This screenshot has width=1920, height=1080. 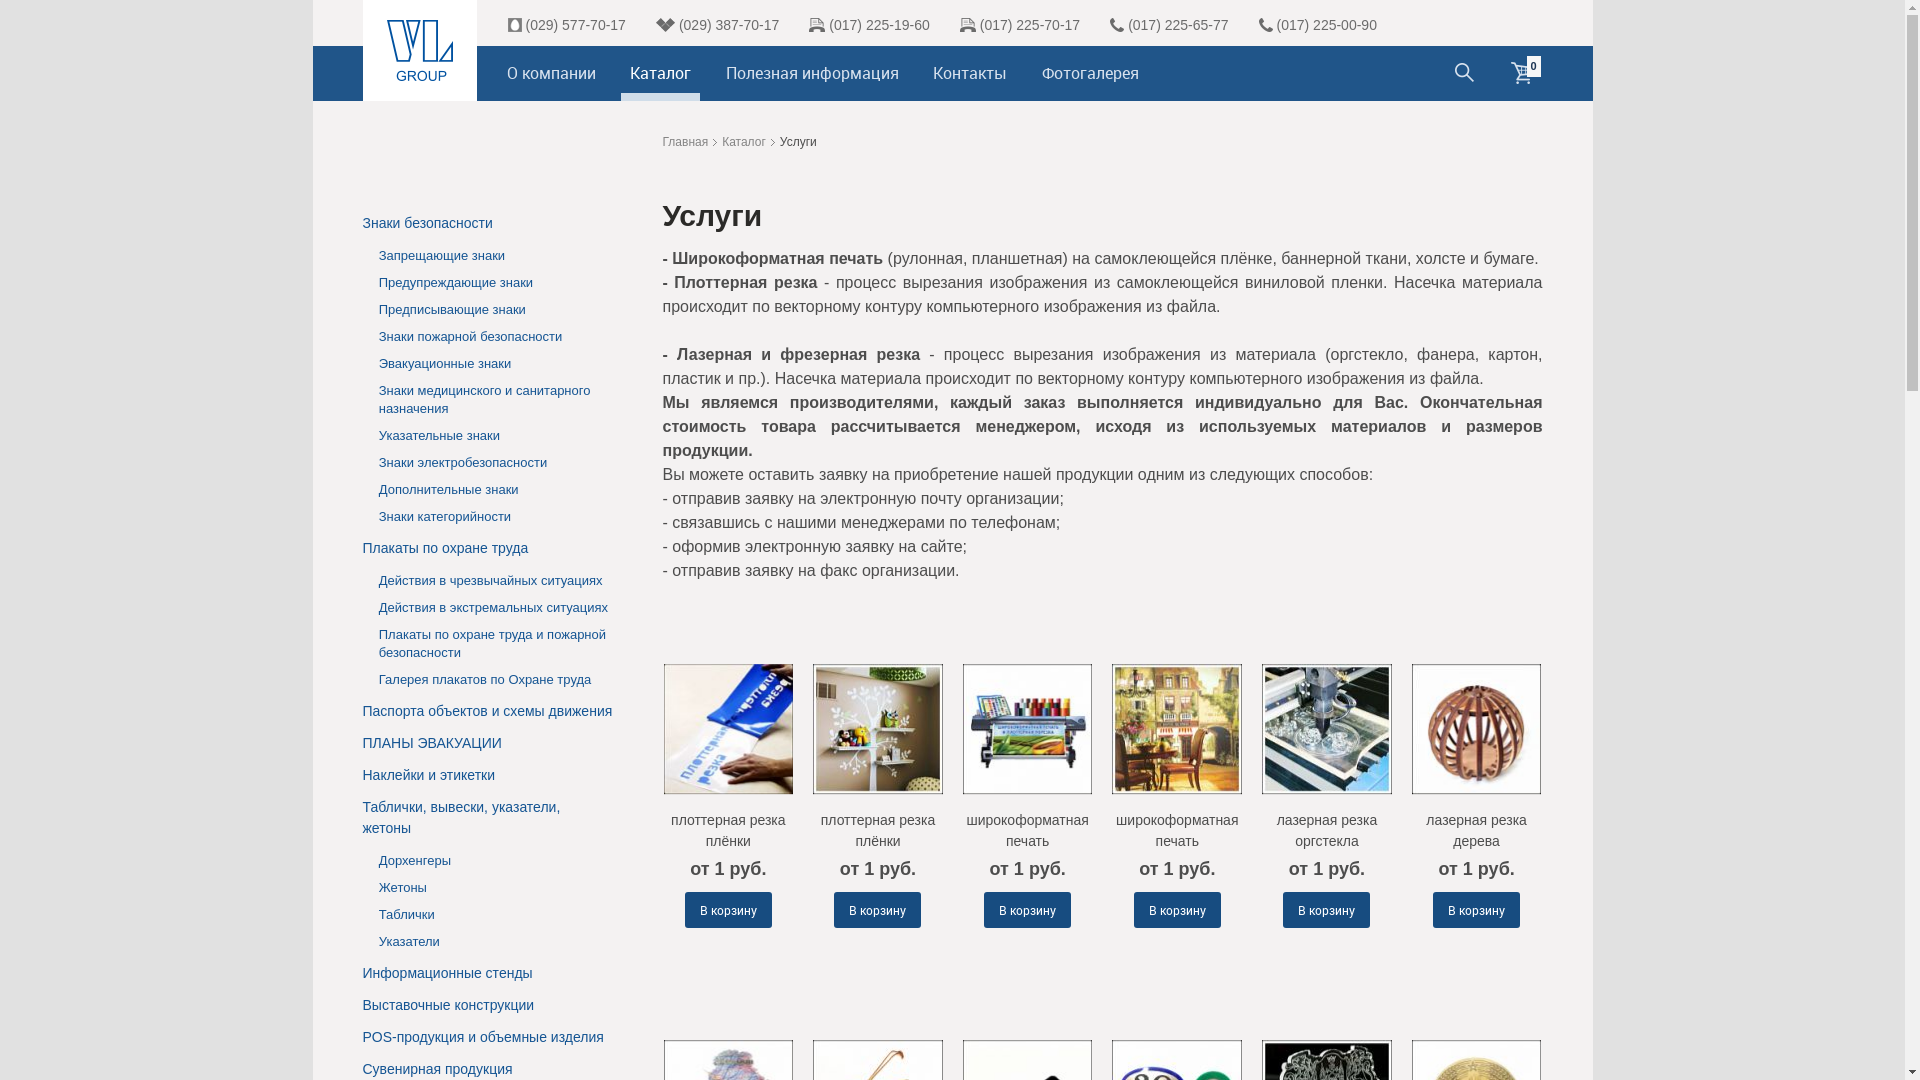 What do you see at coordinates (878, 24) in the screenshot?
I see `'(017) 225-19-60'` at bounding box center [878, 24].